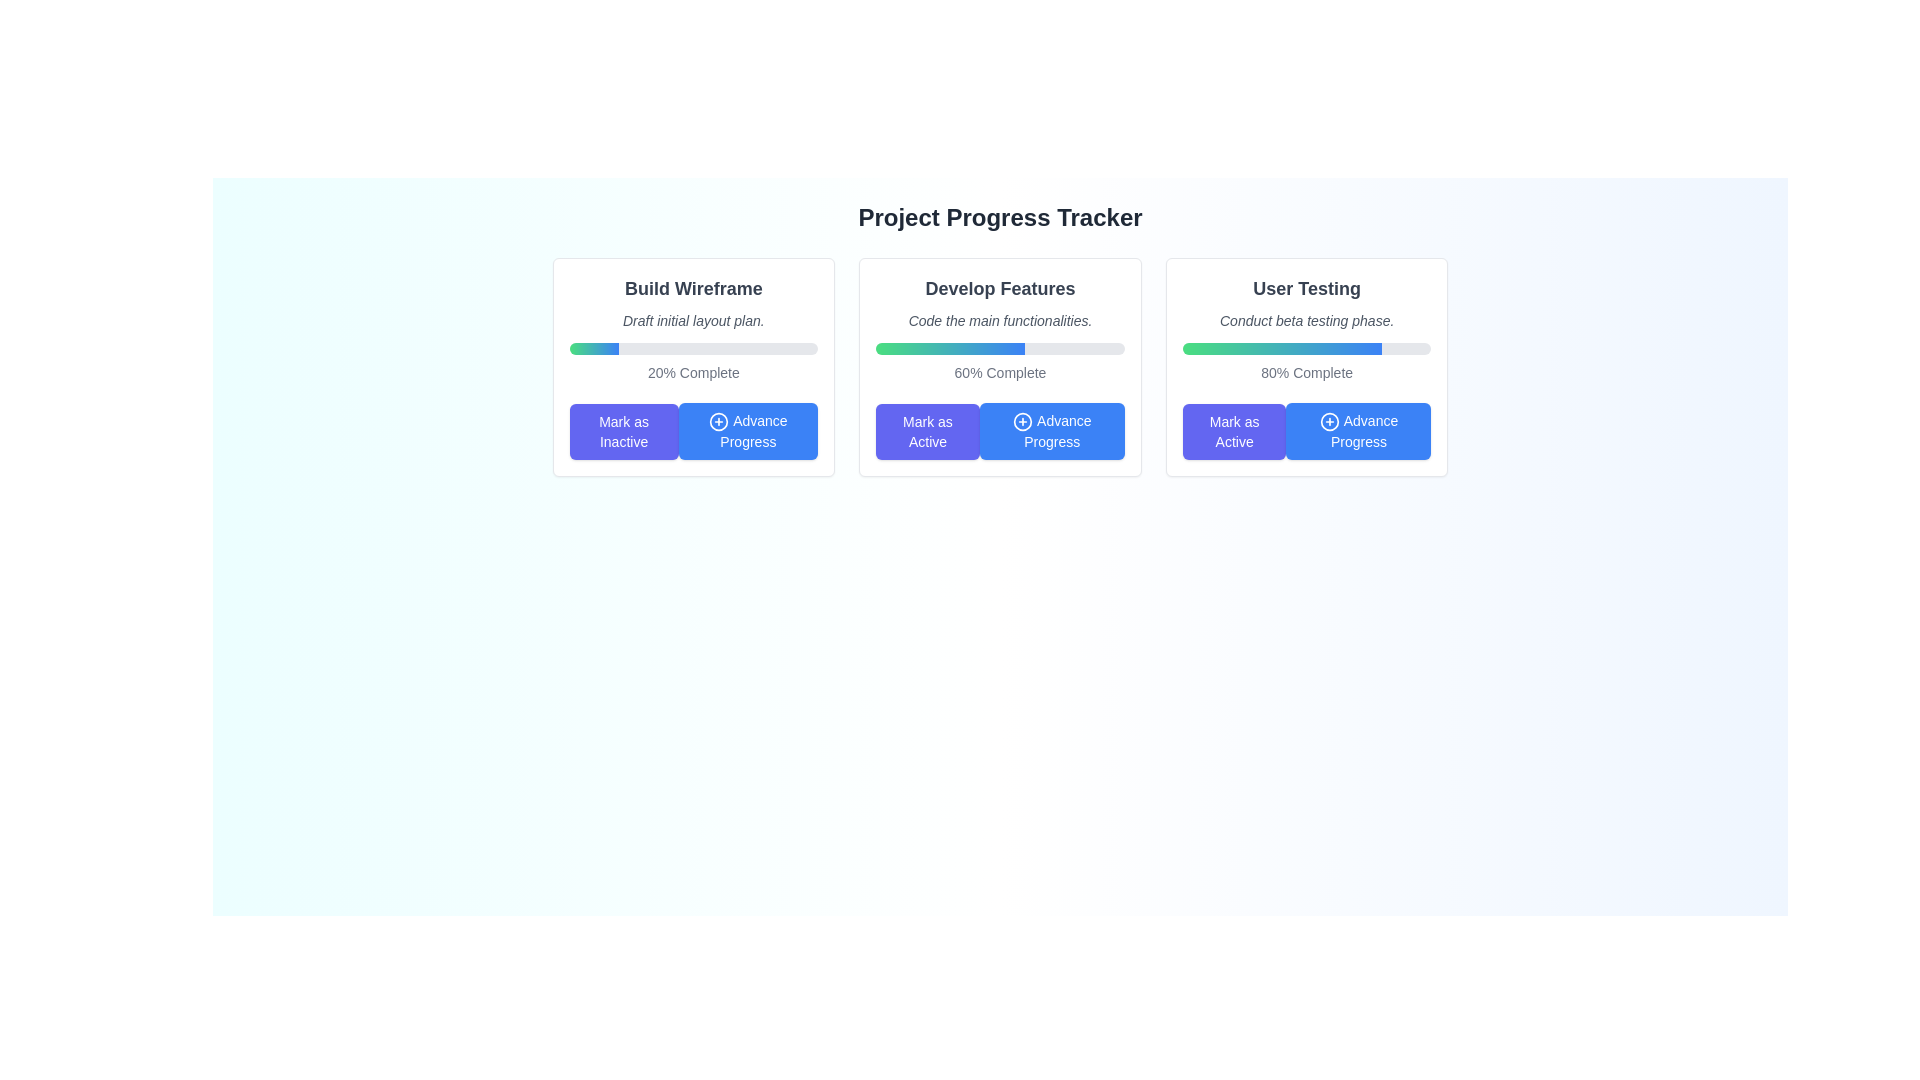 The height and width of the screenshot is (1080, 1920). Describe the element at coordinates (1329, 421) in the screenshot. I see `the 'Advance Progress' button located in the 'User Testing' section, which contains a circular icon with a plus sign, positioned to the right of the button text` at that location.